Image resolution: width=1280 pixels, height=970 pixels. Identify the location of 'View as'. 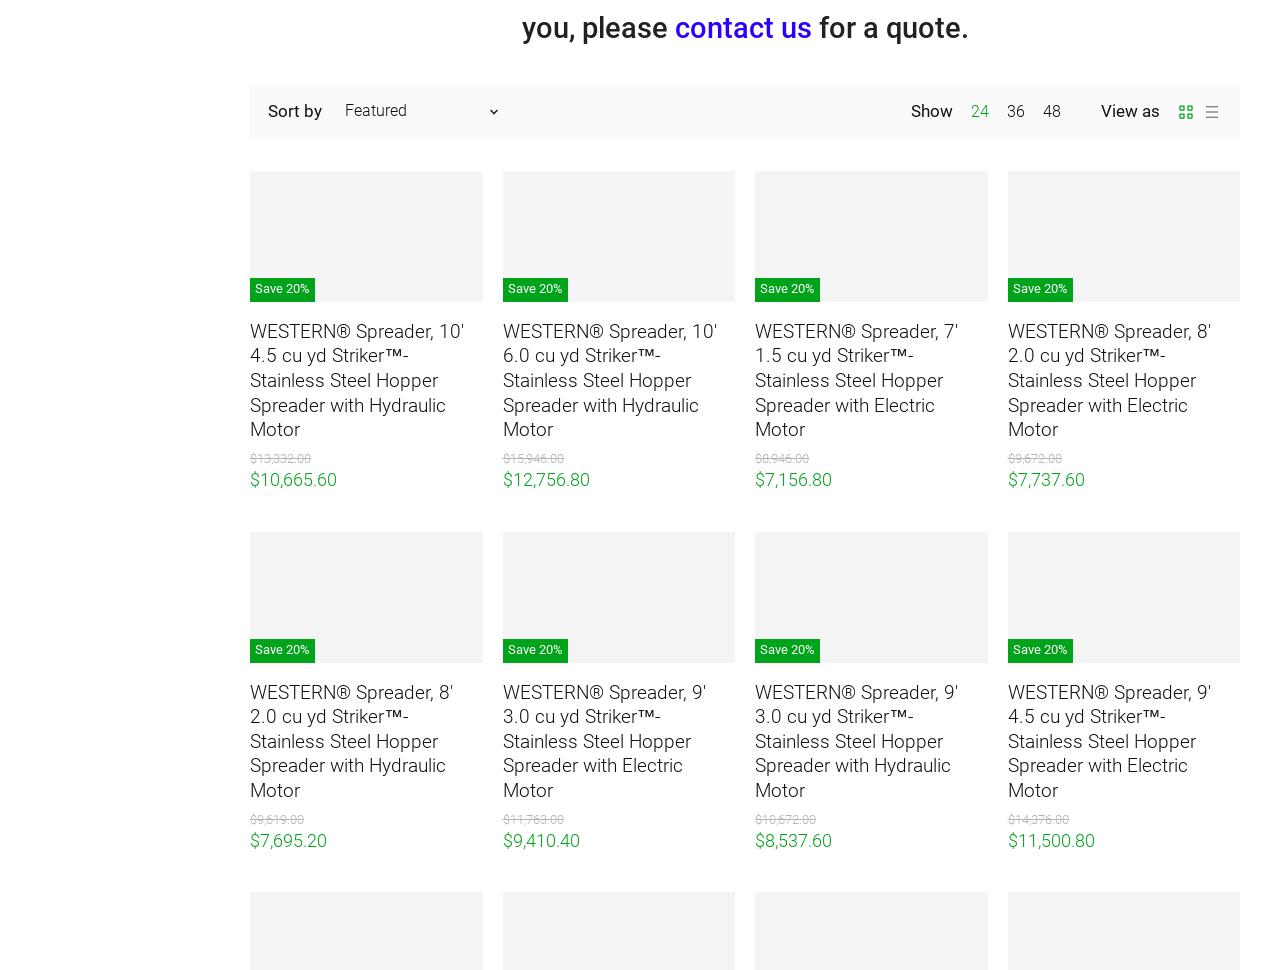
(1130, 109).